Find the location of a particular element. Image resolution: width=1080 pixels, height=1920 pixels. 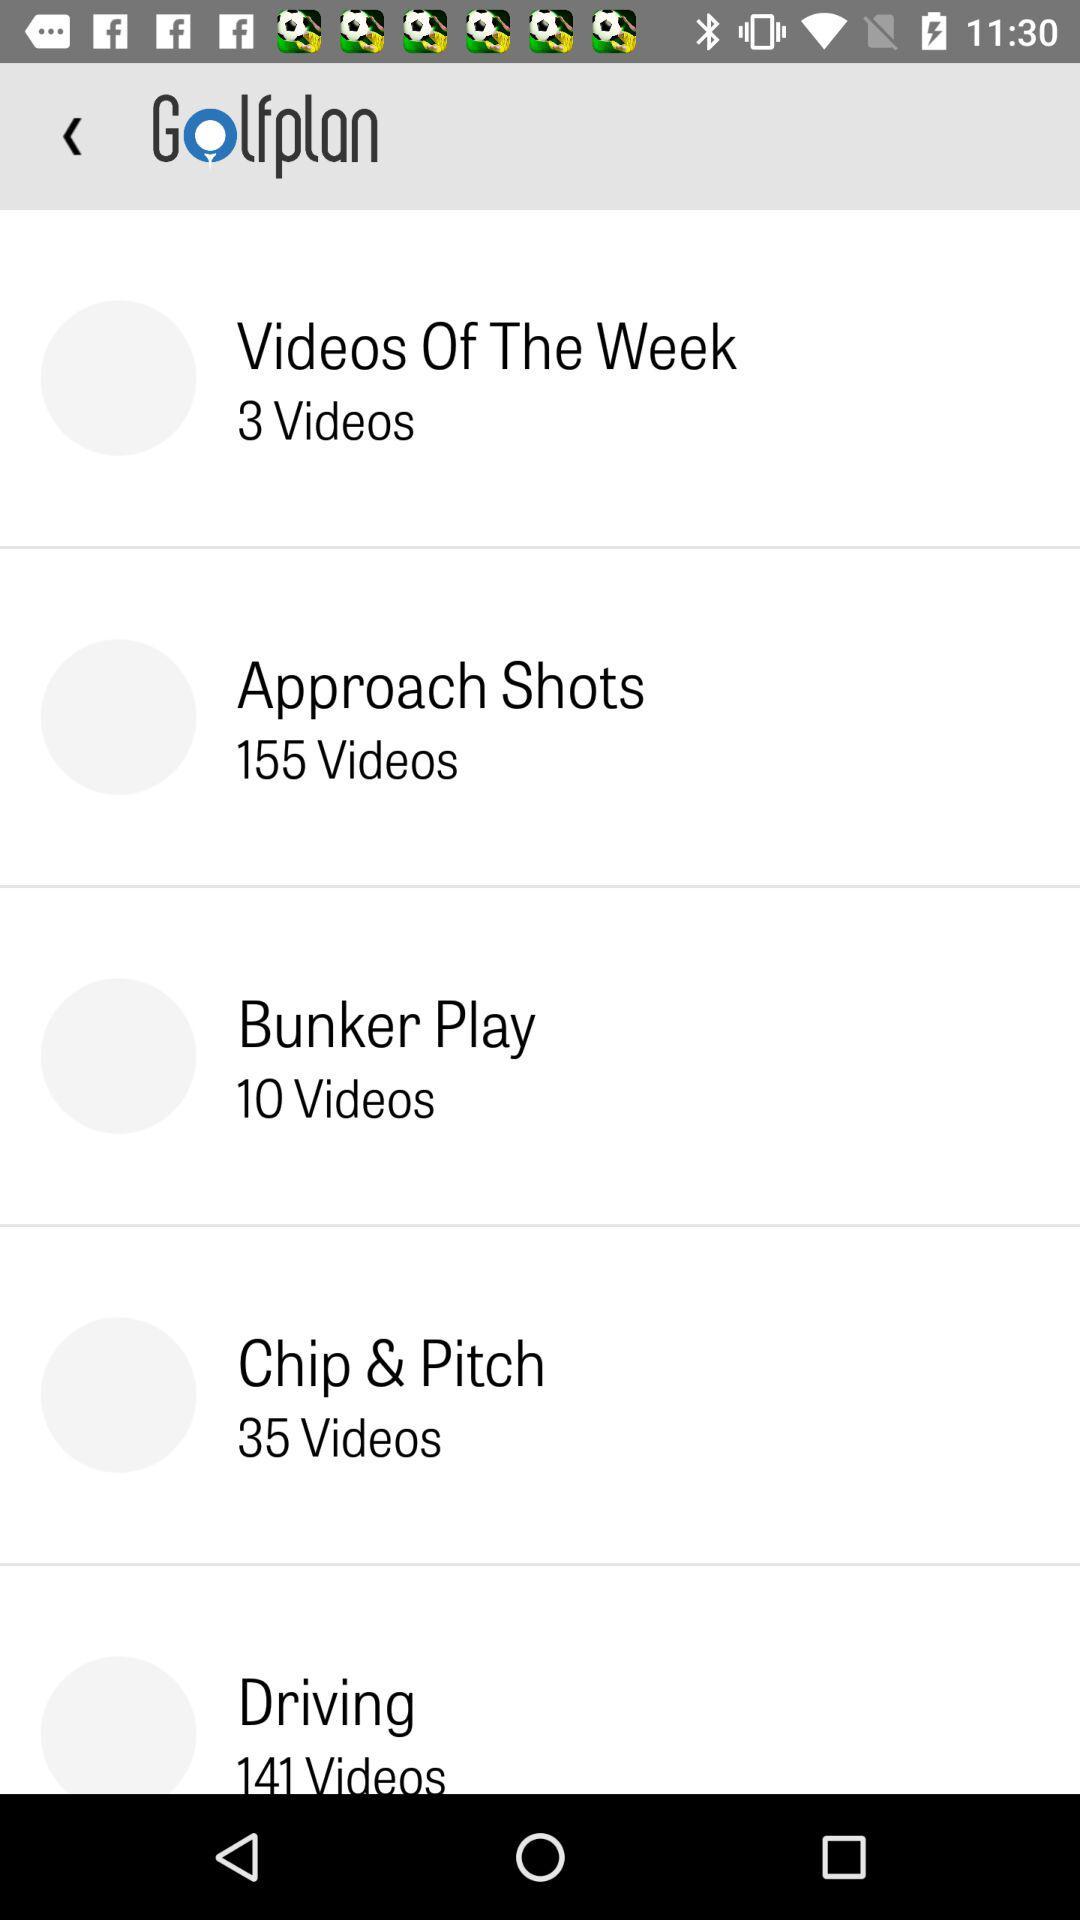

the item below 35 videos icon is located at coordinates (326, 1698).